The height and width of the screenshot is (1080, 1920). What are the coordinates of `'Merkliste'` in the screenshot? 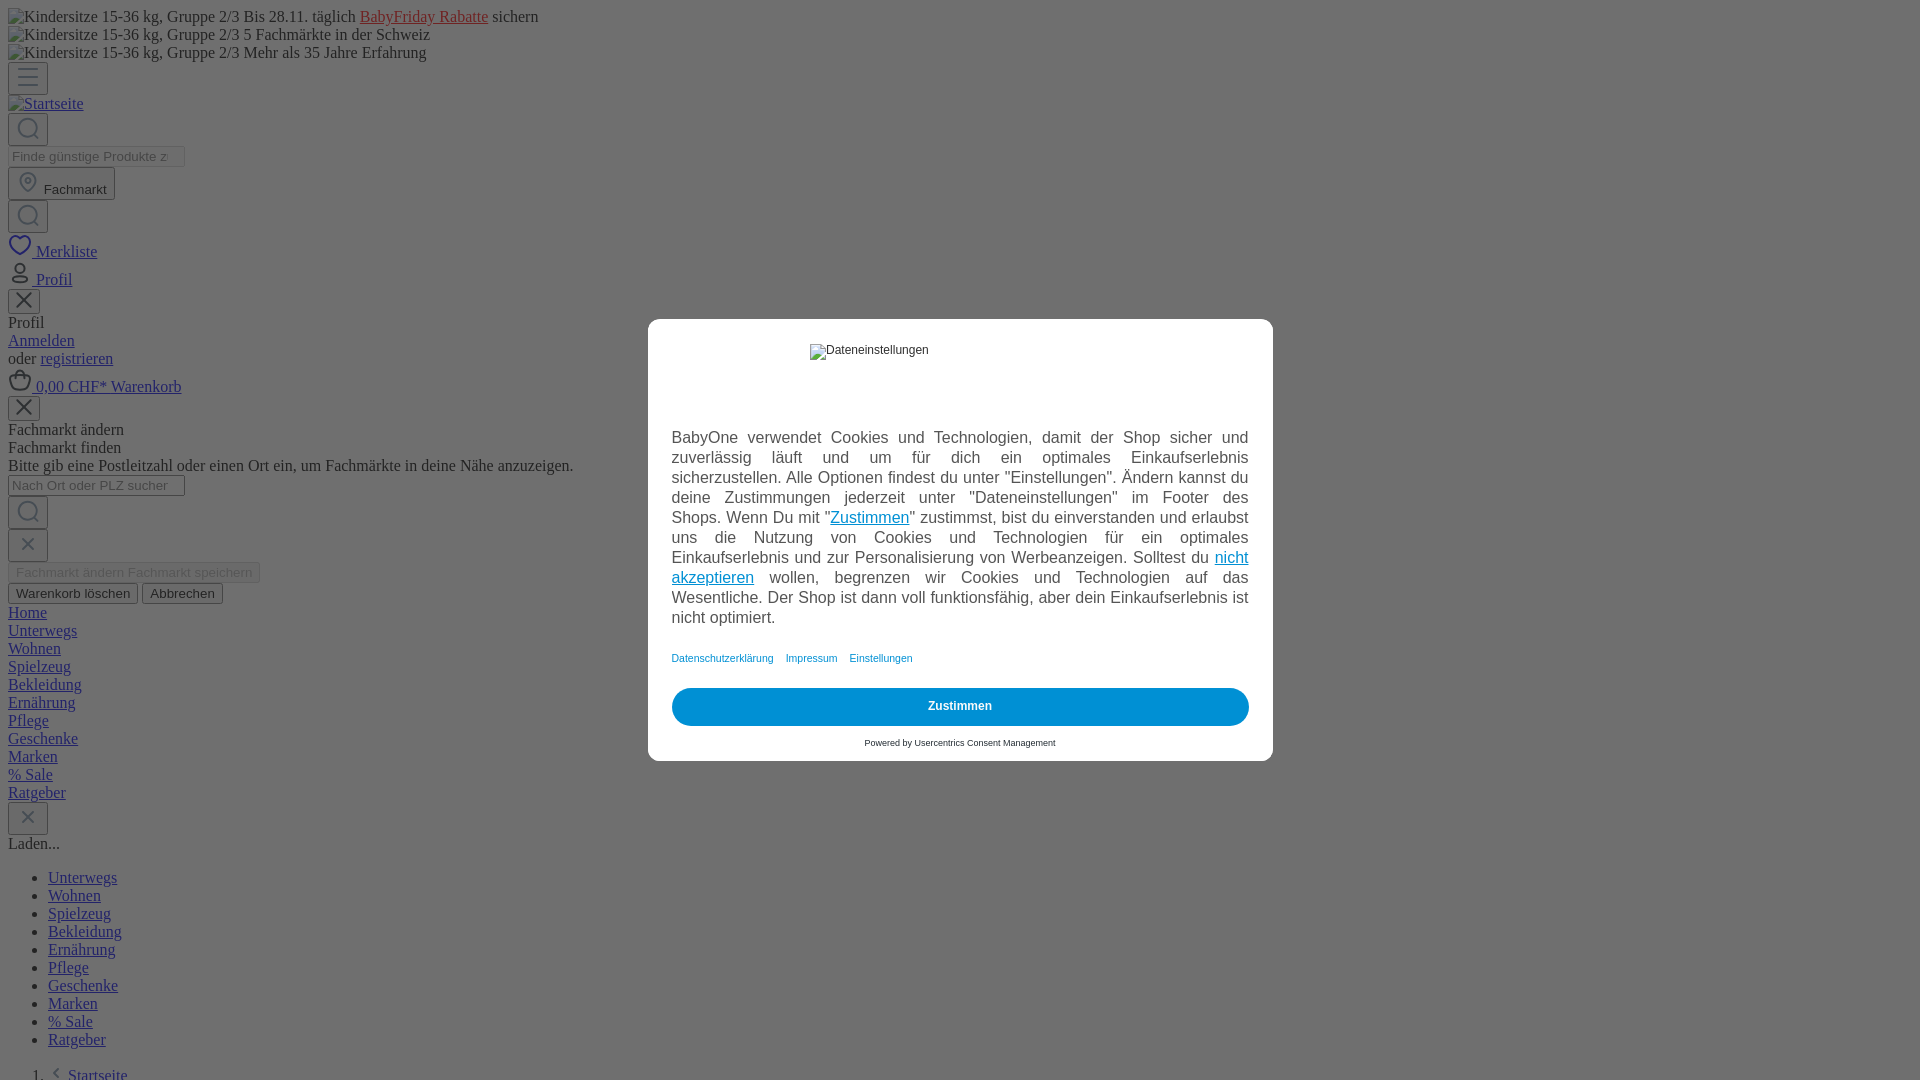 It's located at (52, 250).